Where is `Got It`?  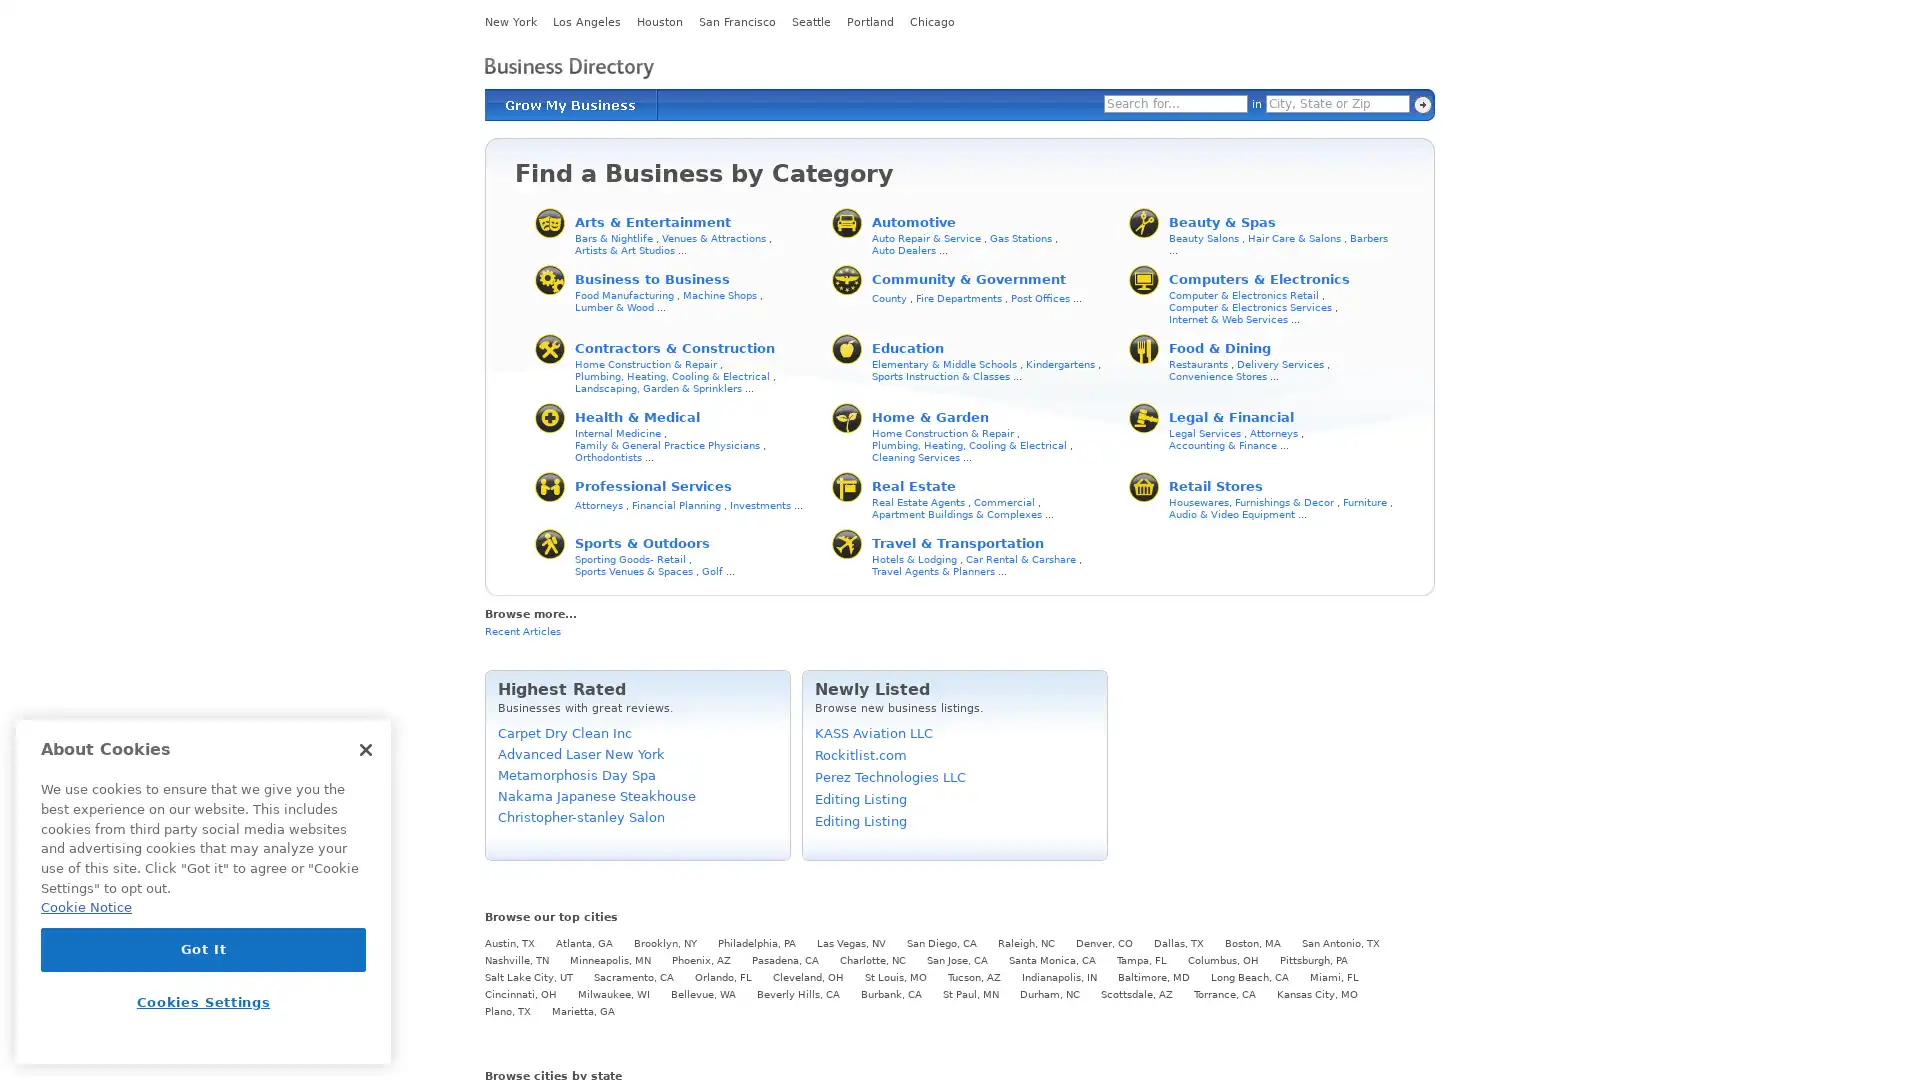
Got It is located at coordinates (203, 948).